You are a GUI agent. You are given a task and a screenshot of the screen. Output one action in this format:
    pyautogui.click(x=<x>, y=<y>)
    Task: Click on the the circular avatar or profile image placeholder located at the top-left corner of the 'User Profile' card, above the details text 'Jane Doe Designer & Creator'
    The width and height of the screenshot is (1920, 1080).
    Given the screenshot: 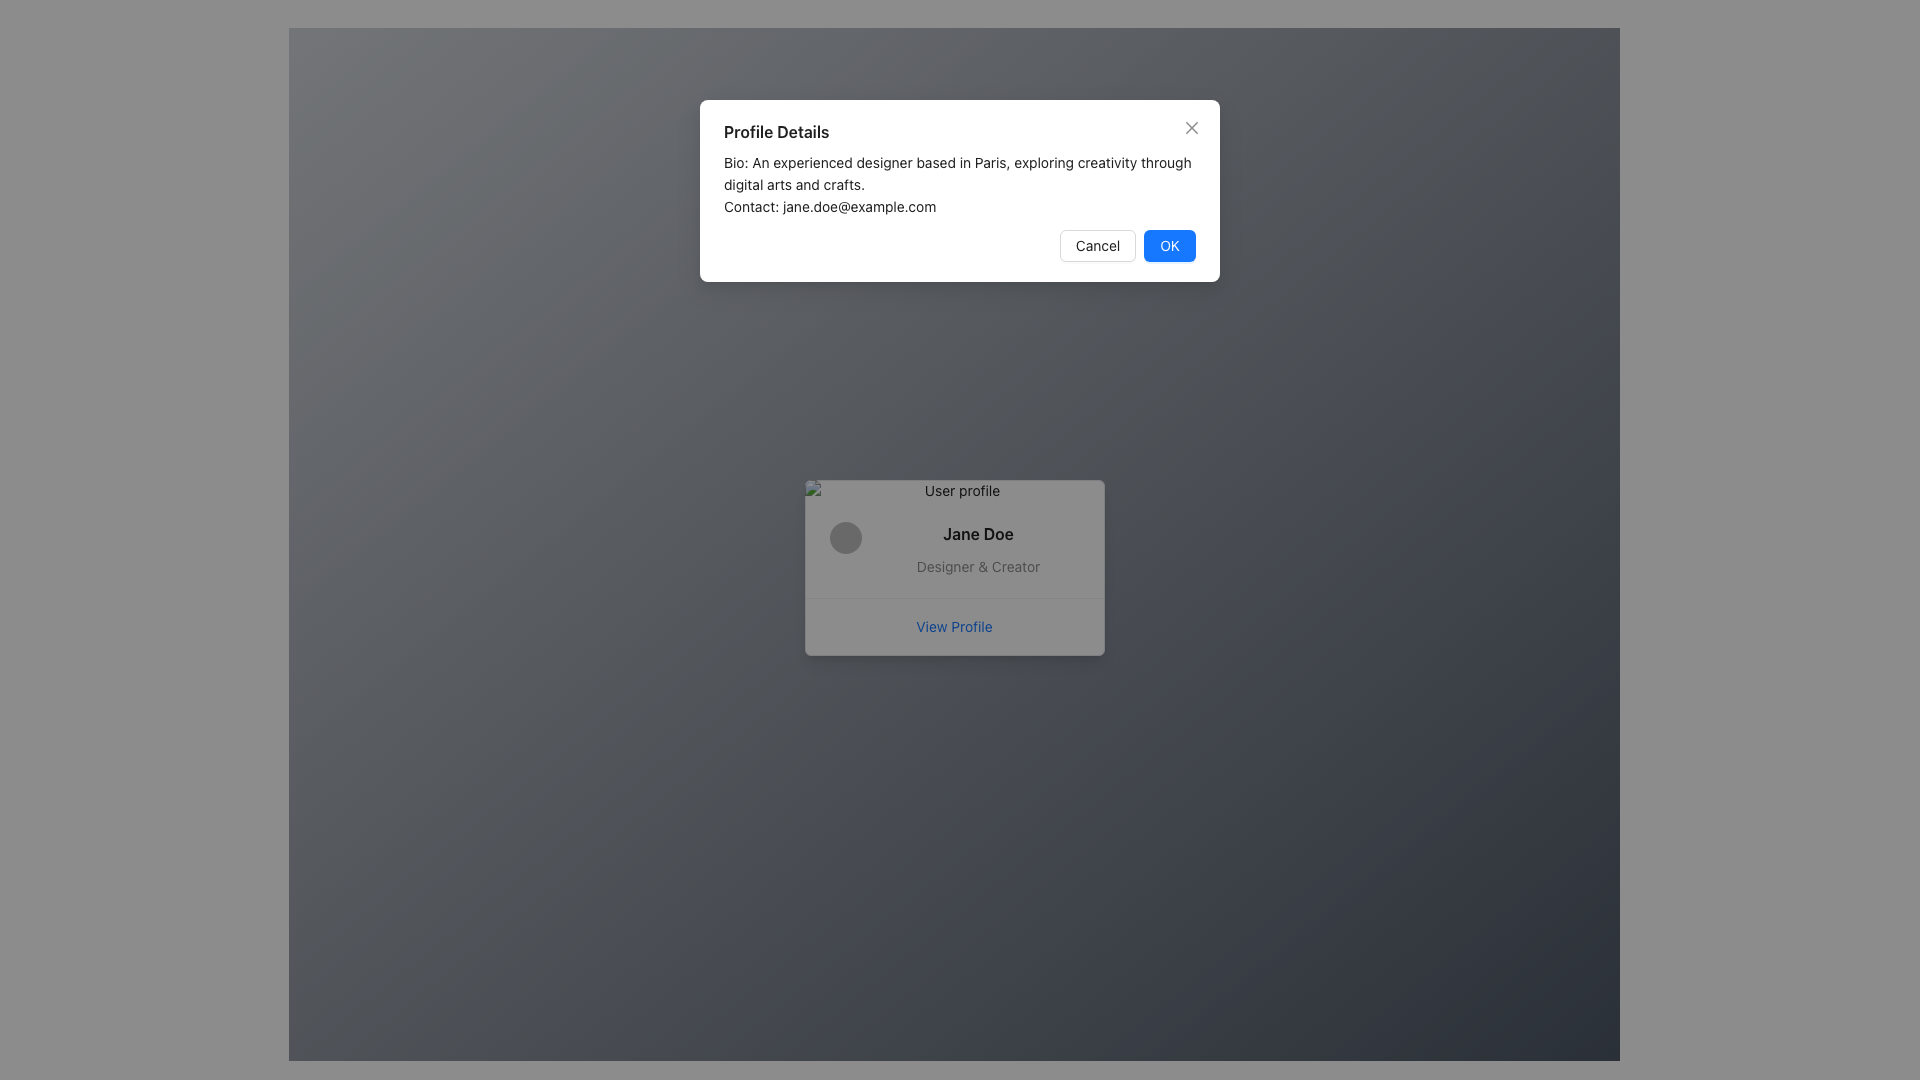 What is the action you would take?
    pyautogui.click(x=853, y=549)
    